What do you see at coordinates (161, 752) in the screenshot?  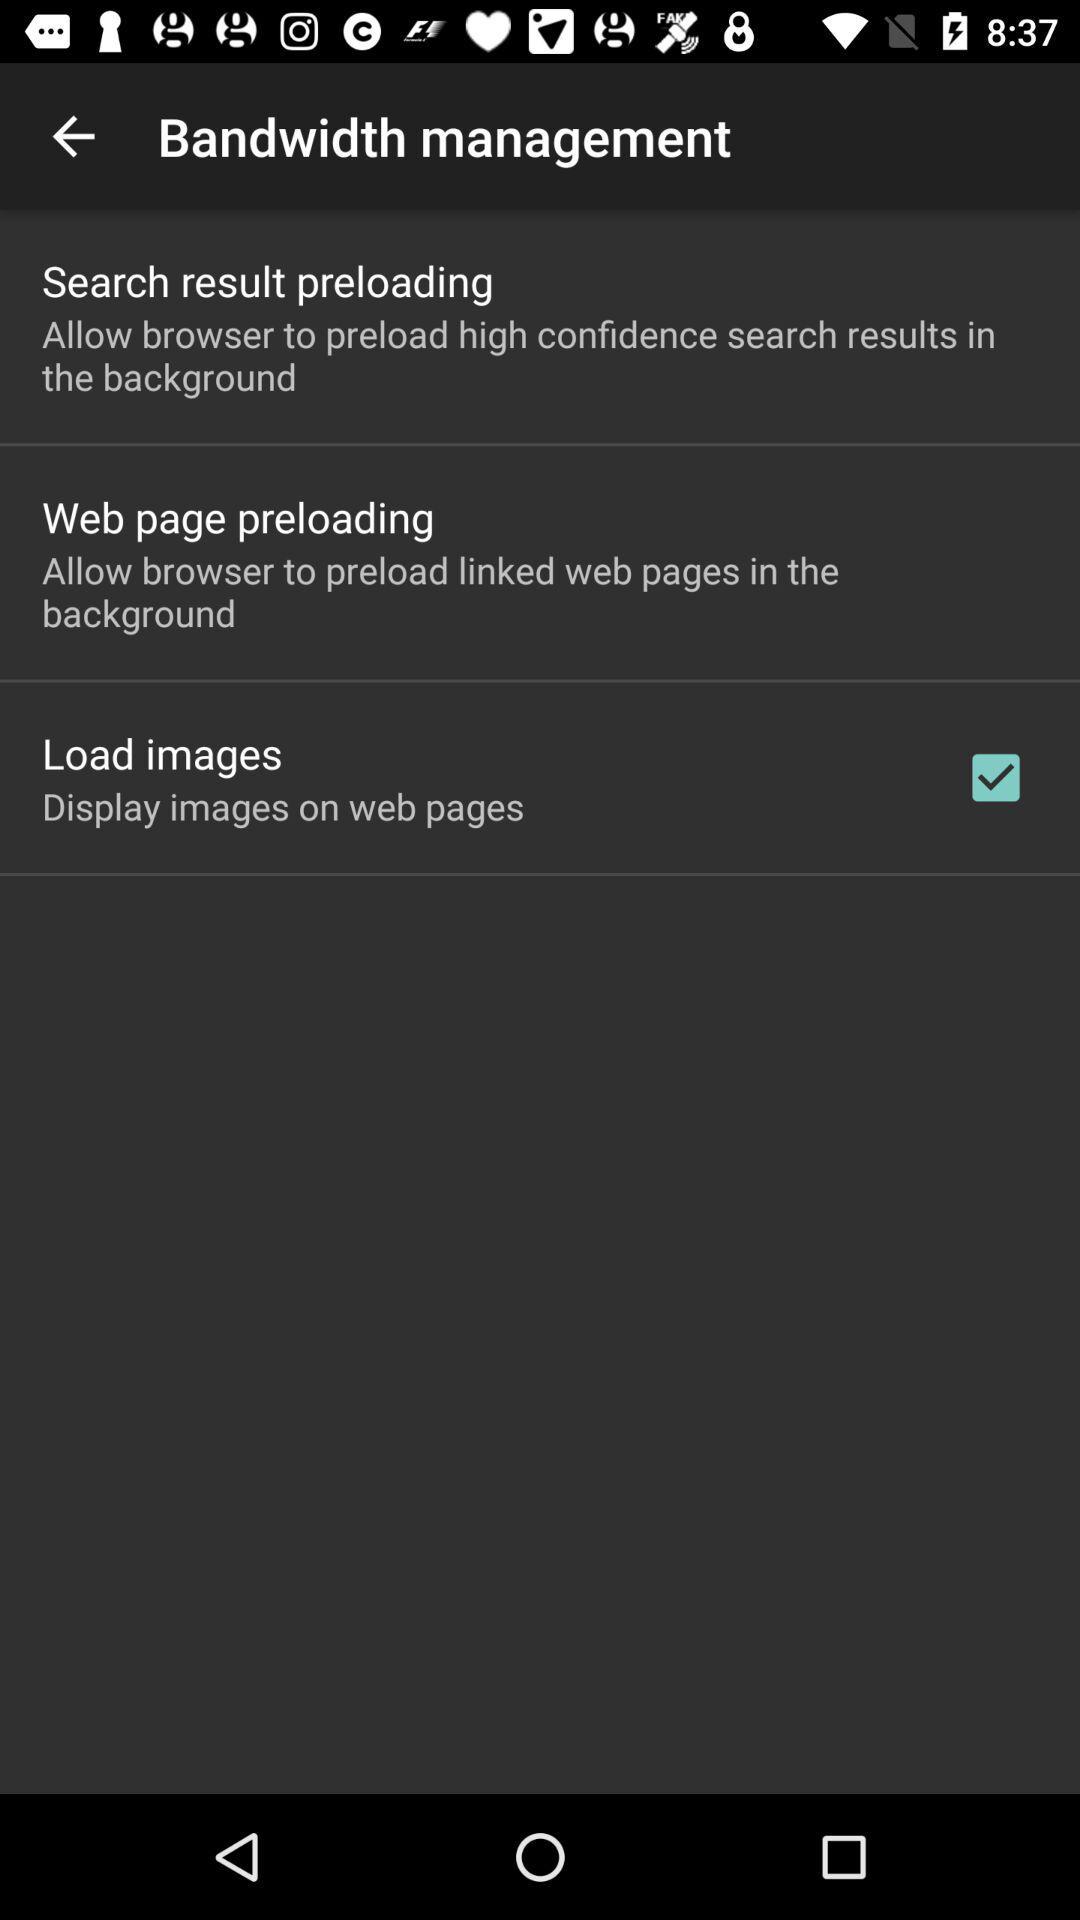 I see `the item below the allow browser to icon` at bounding box center [161, 752].